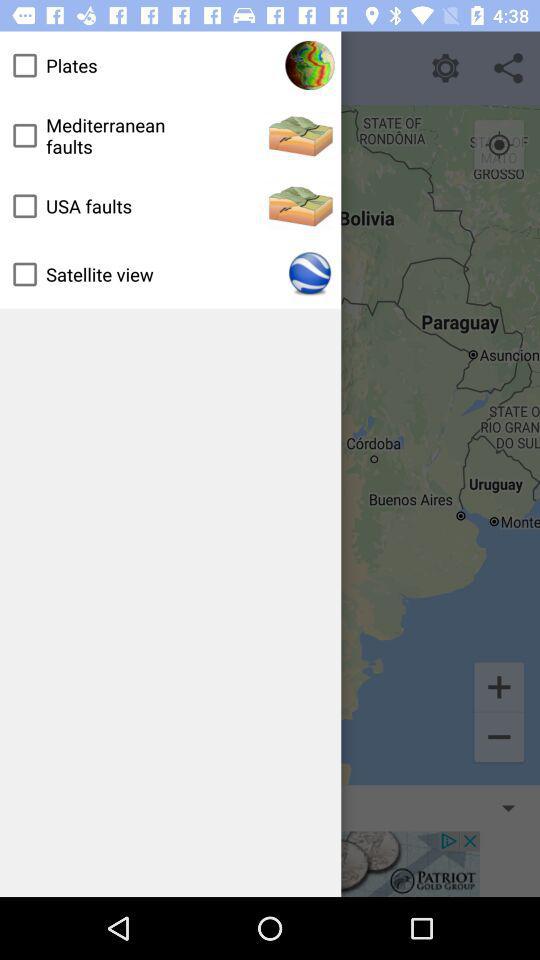 This screenshot has height=960, width=540. I want to click on the add icon, so click(498, 686).